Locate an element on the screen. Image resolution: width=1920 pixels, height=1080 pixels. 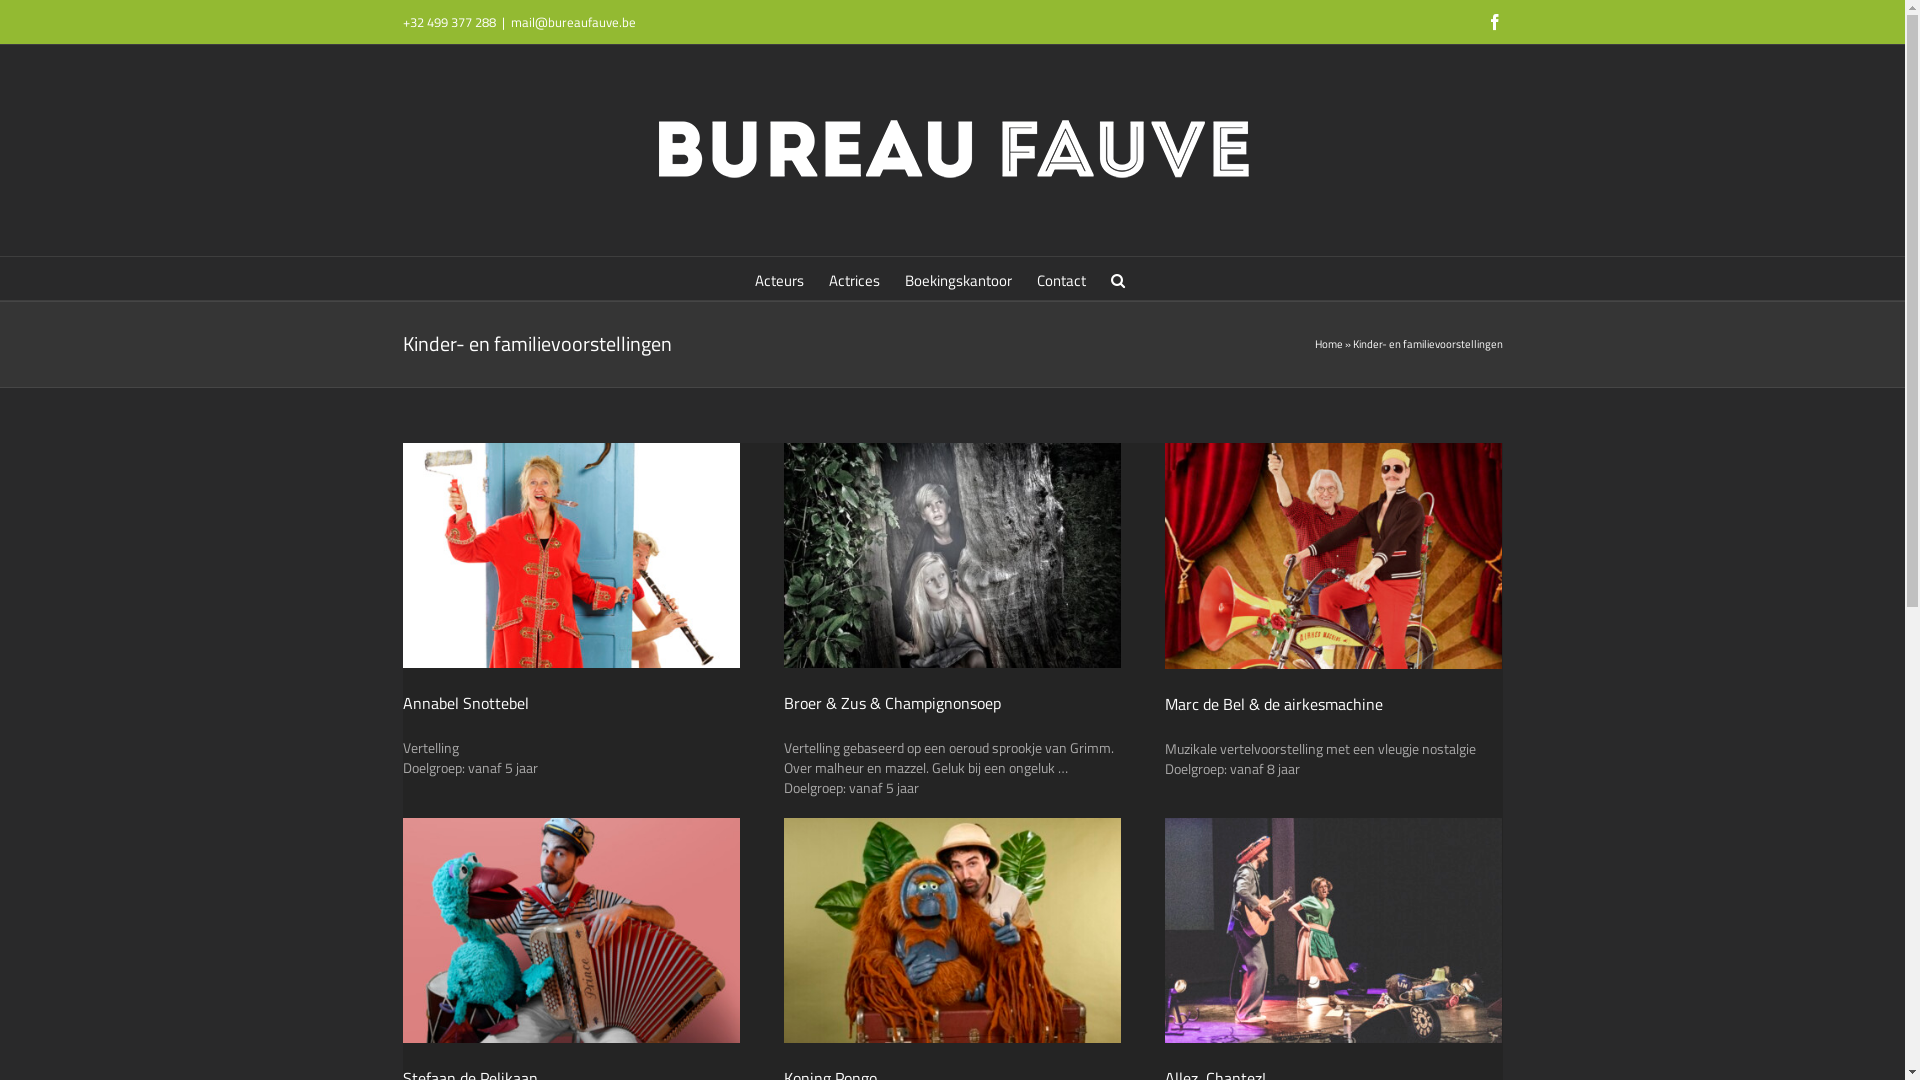
'mail@bureaufauve.be' is located at coordinates (571, 22).